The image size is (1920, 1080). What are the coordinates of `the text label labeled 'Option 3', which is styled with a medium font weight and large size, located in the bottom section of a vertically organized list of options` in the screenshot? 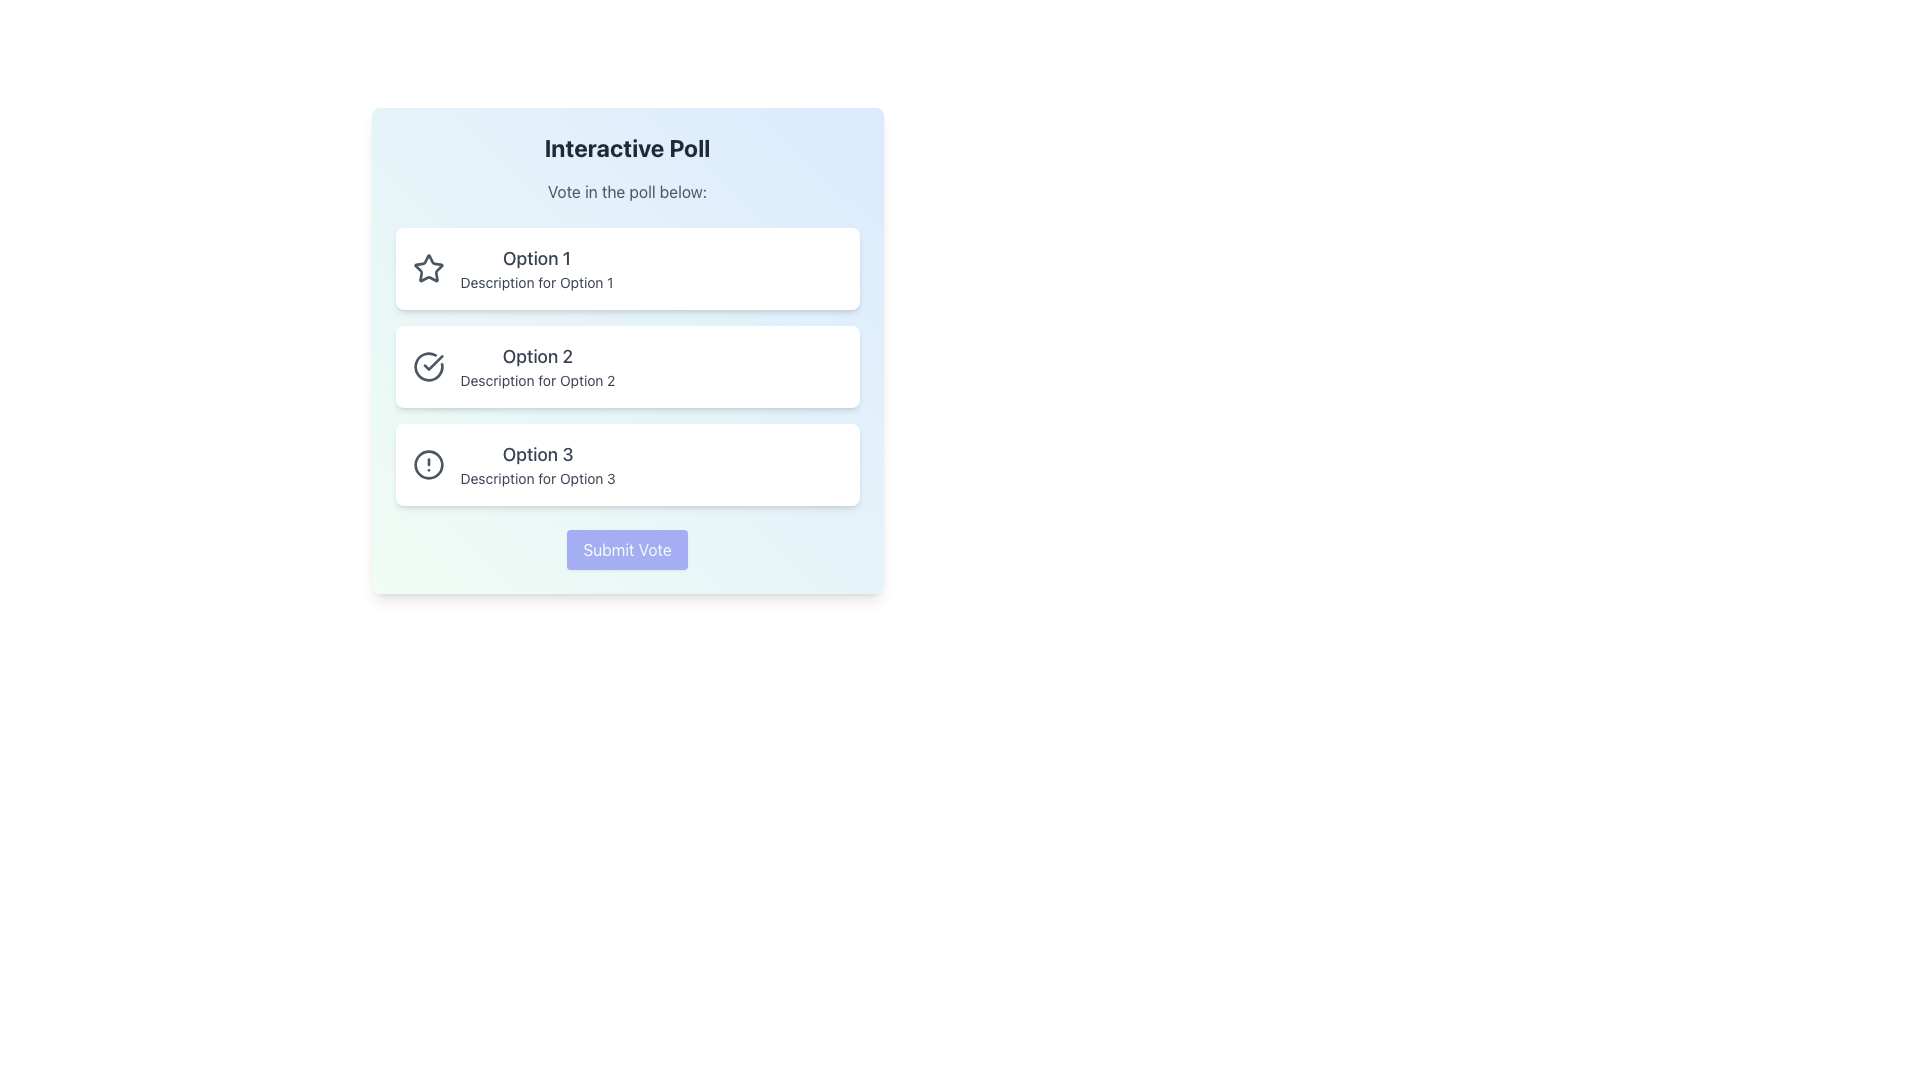 It's located at (538, 455).